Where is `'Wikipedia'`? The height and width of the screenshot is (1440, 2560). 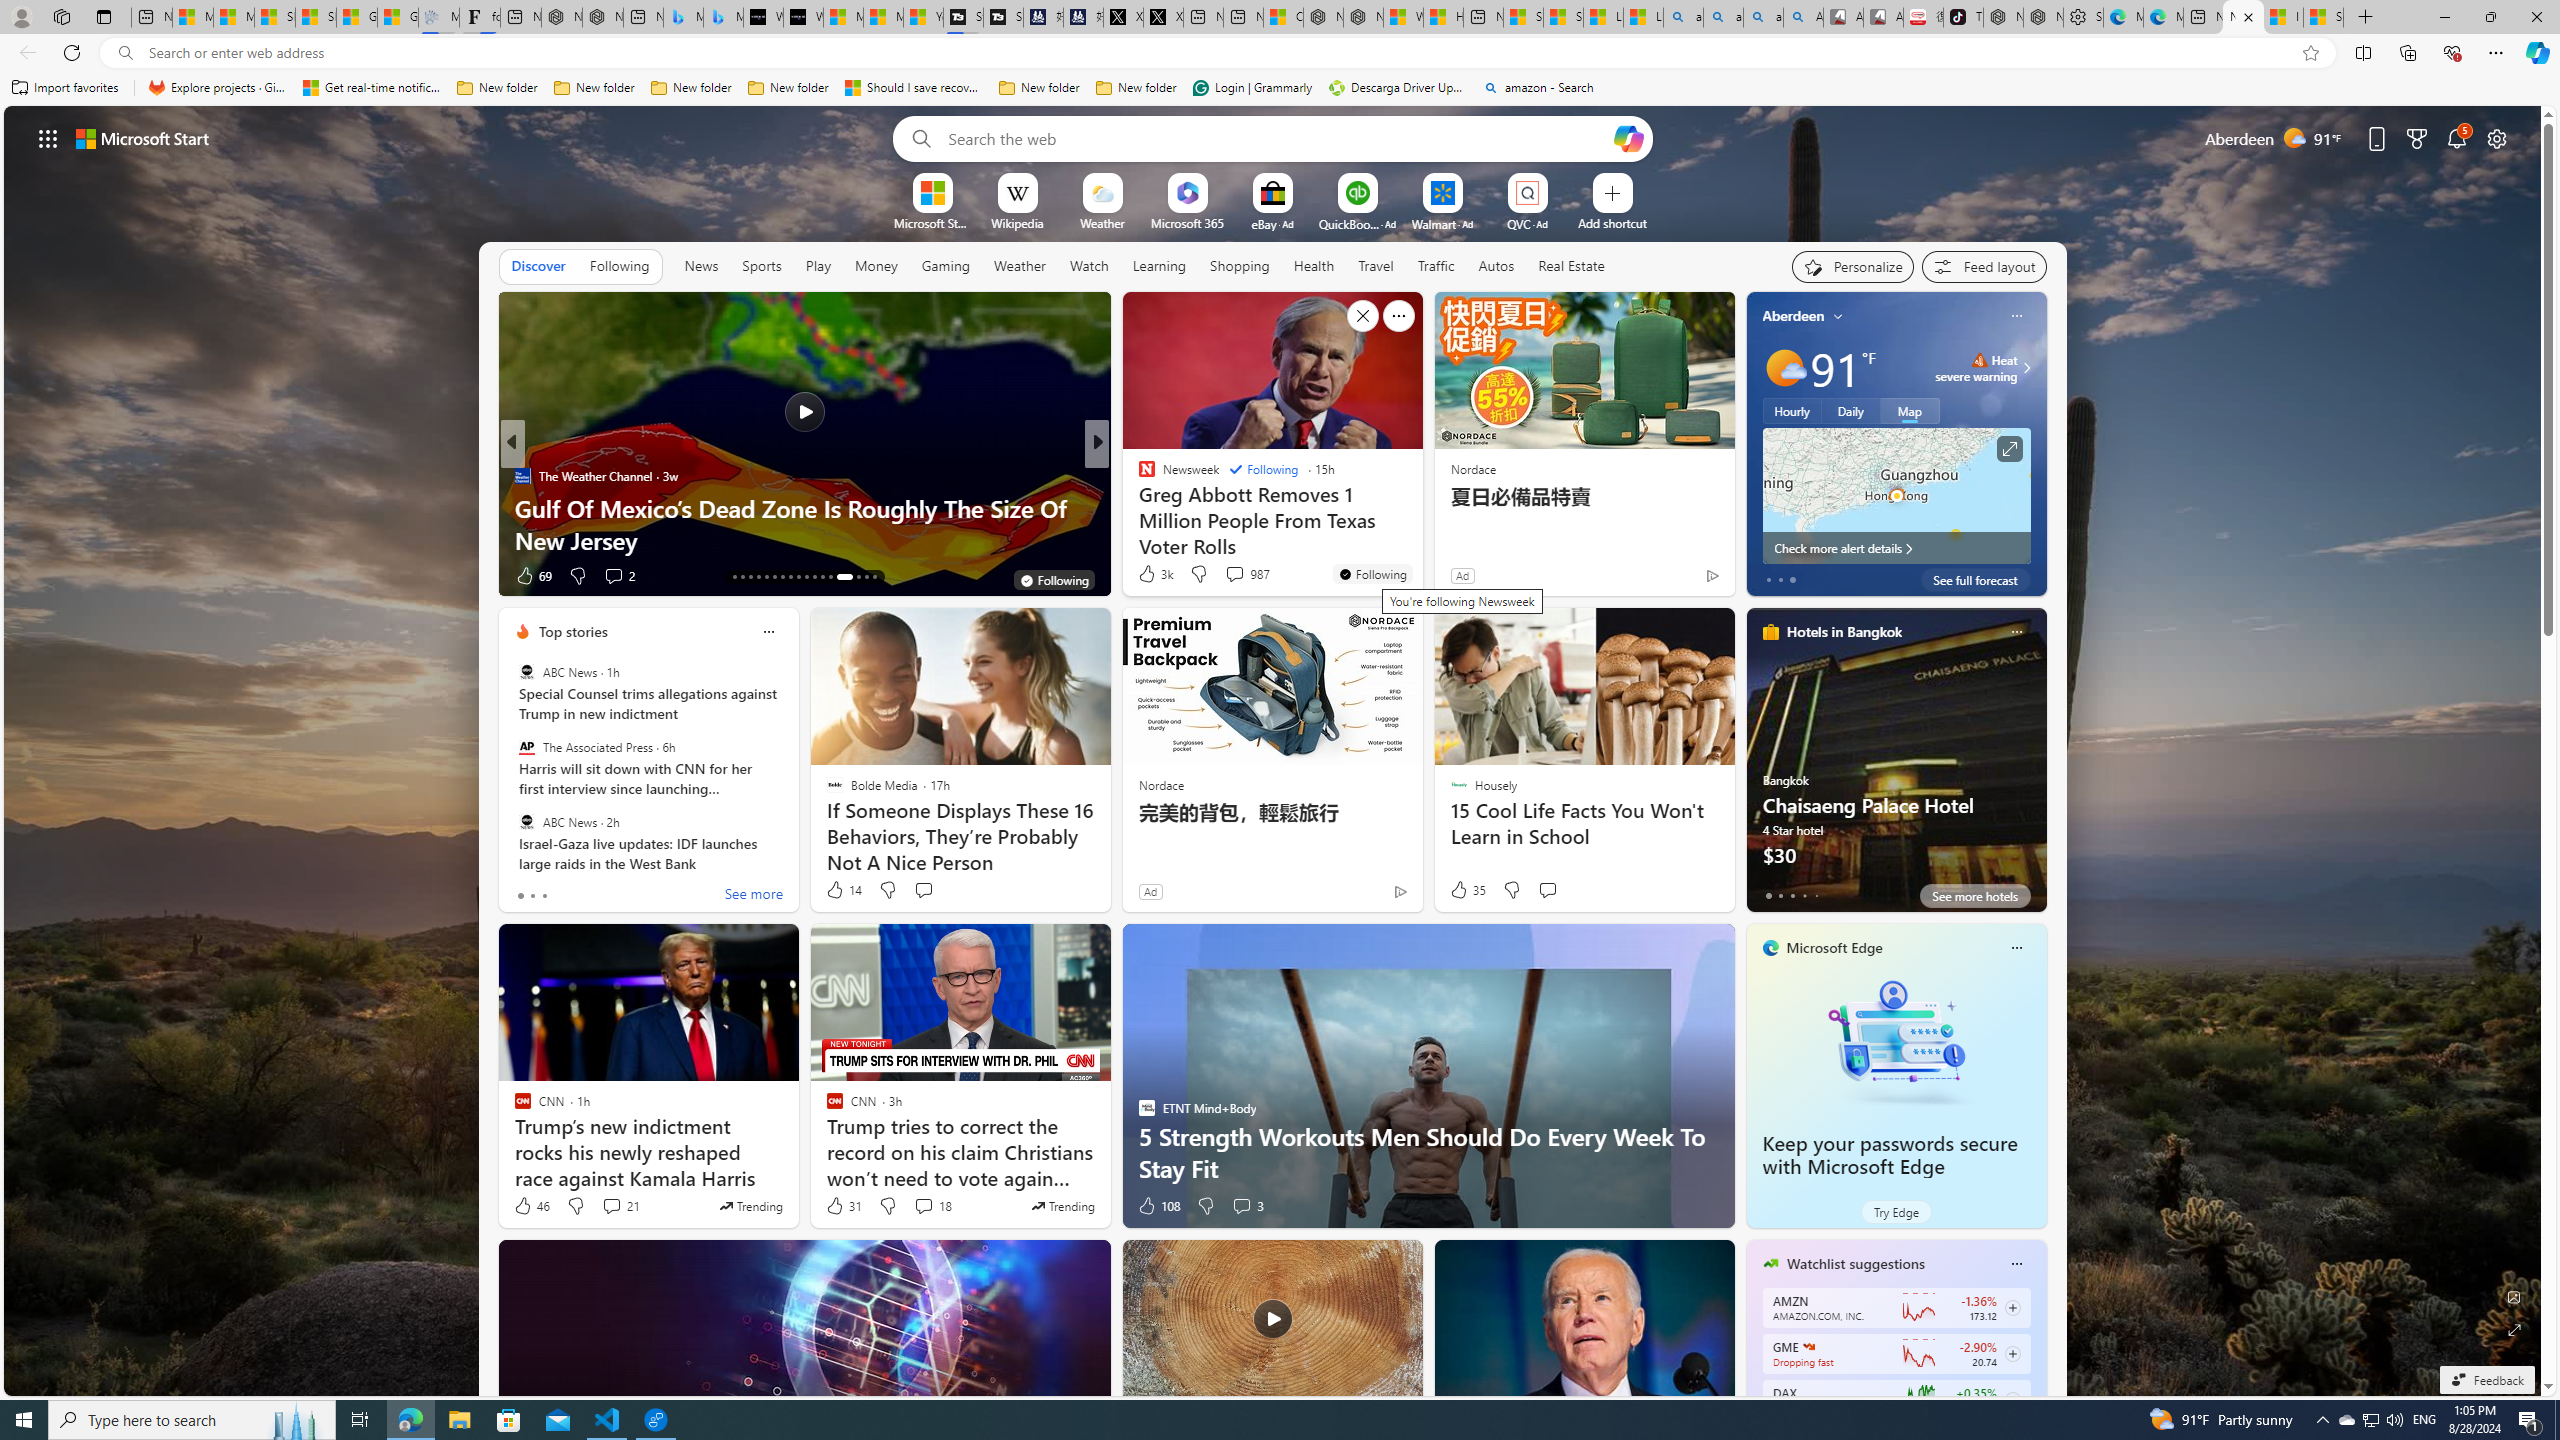 'Wikipedia' is located at coordinates (1016, 222).